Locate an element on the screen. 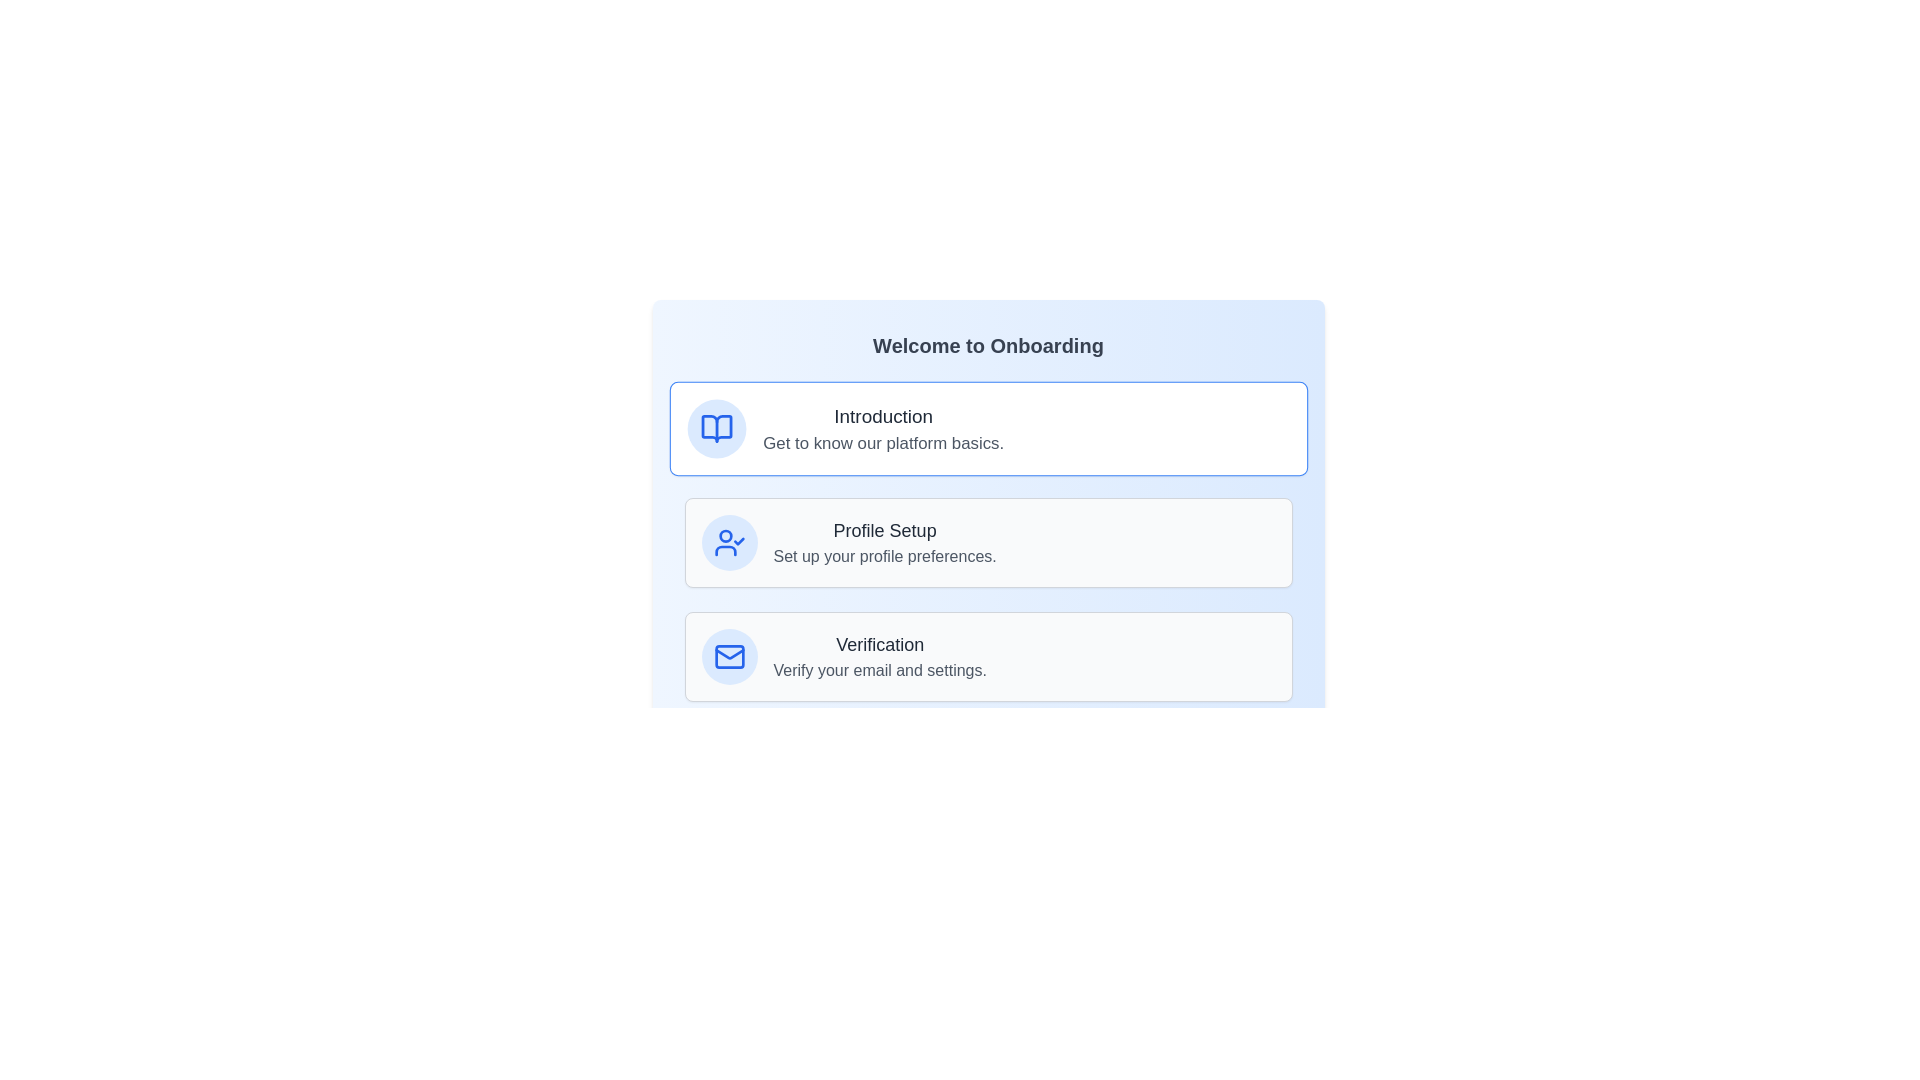 The width and height of the screenshot is (1920, 1080). the static text element that provides guidance for setting up user profile preferences, located beneath the 'Profile Setup' label in the onboarding interface is located at coordinates (884, 556).